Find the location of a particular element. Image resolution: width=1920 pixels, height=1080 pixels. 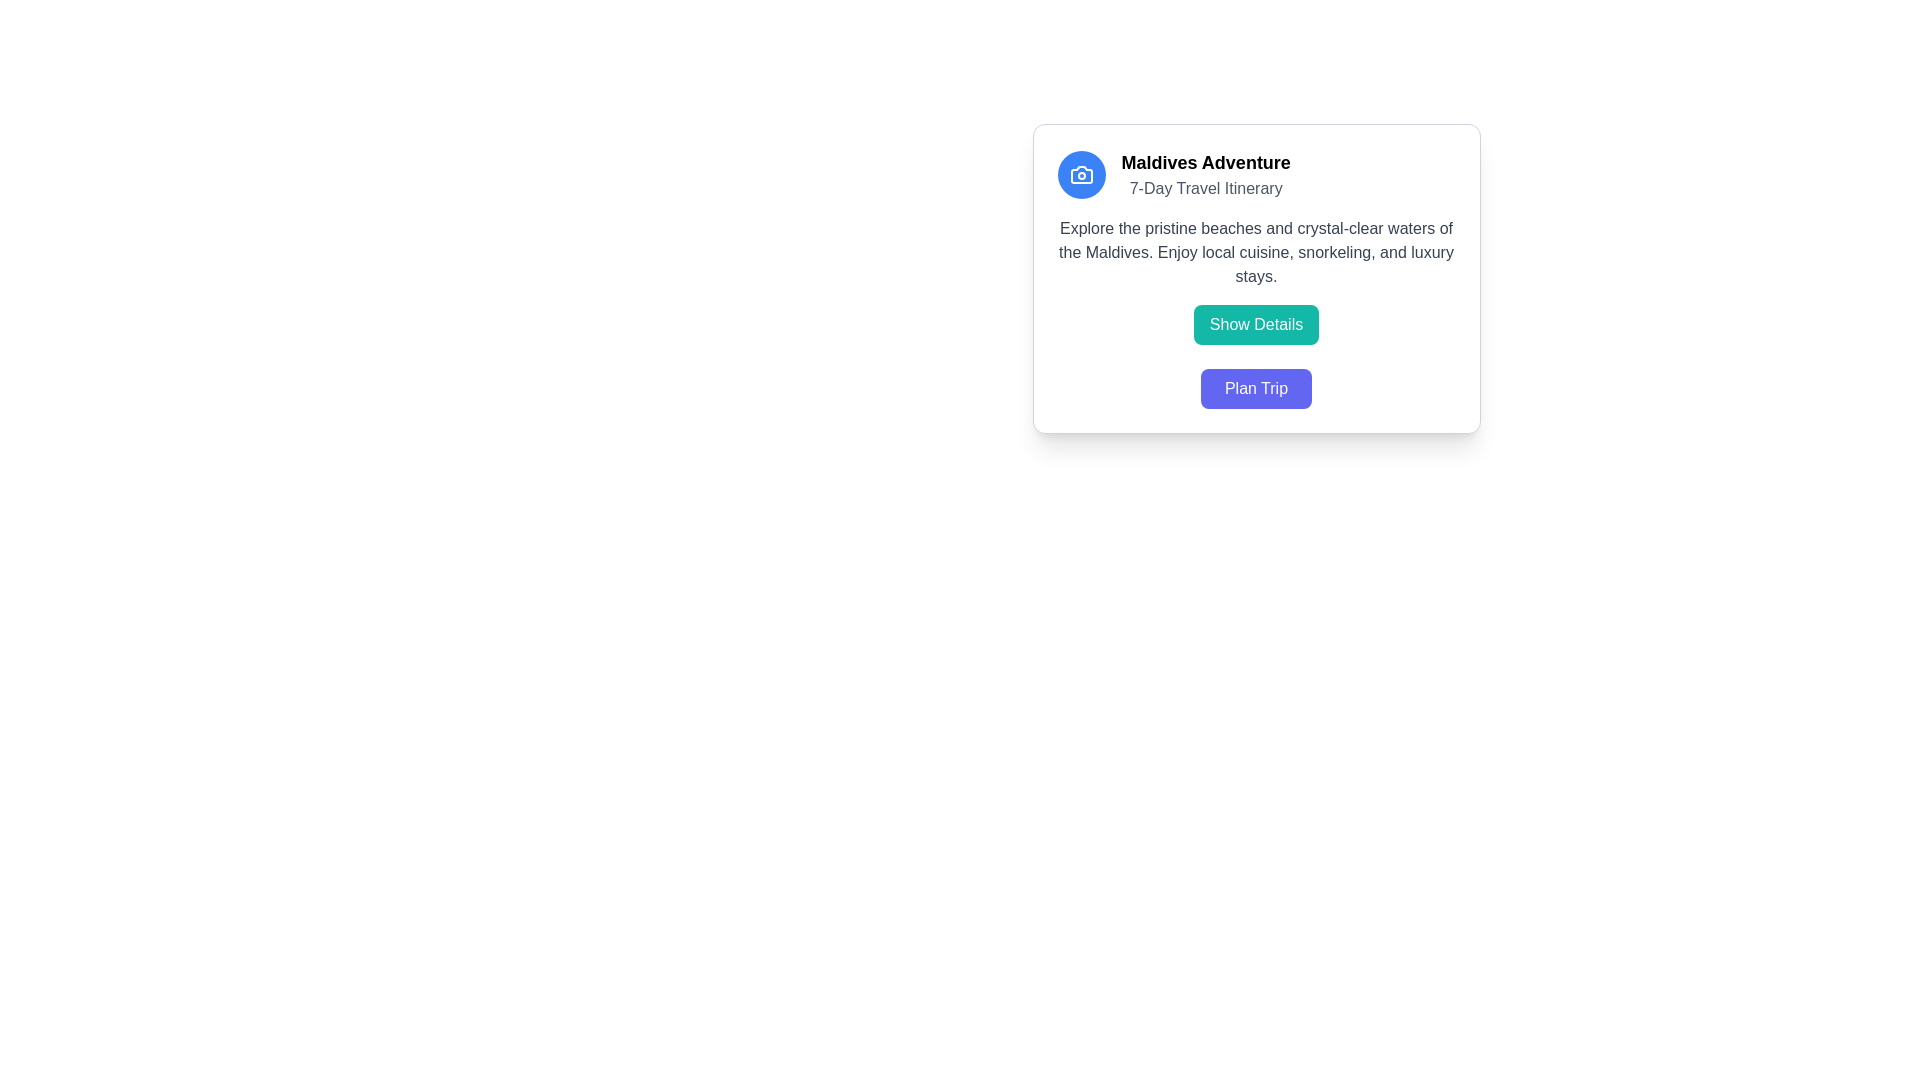

the 'Plan Trip' button with a purple background and white text, located at the bottom of the 'Maldives Adventure' panel, below the 'Show Details' green button is located at coordinates (1255, 389).